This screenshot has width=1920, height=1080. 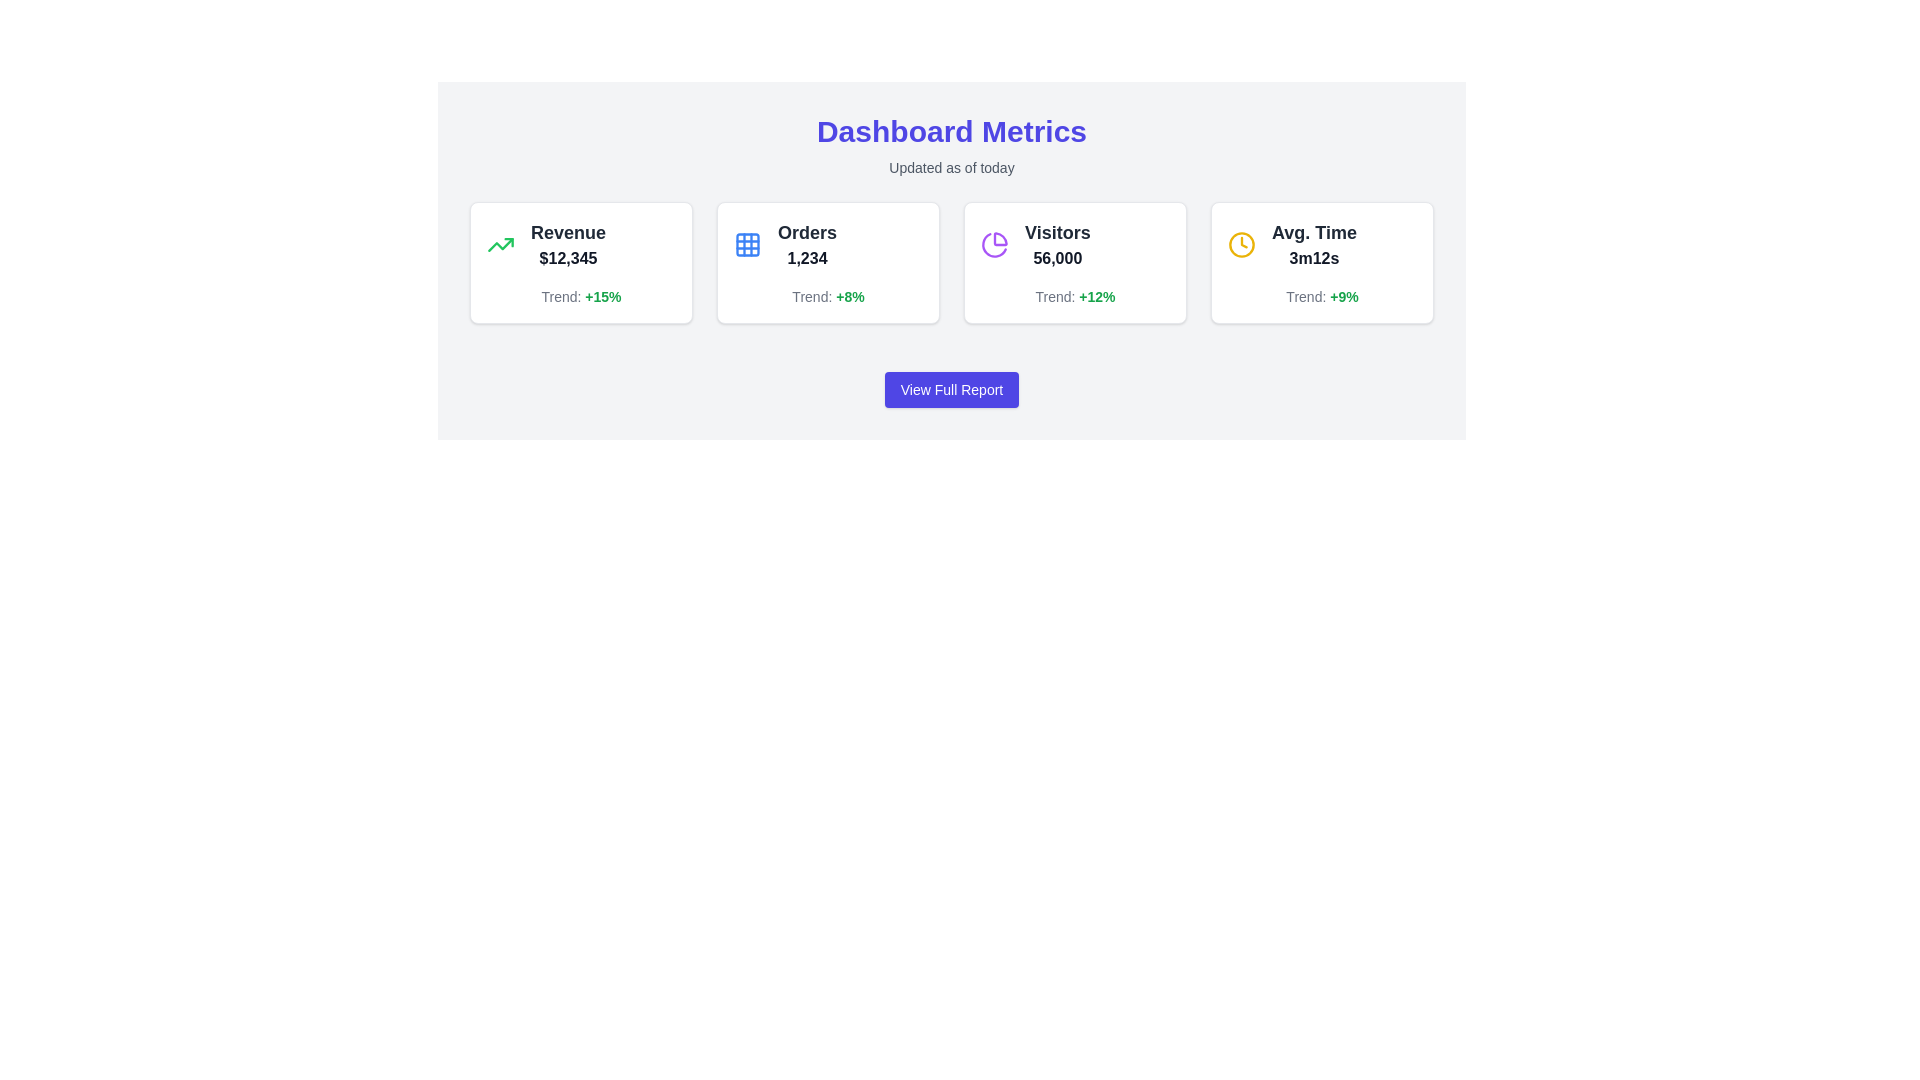 What do you see at coordinates (1056, 257) in the screenshot?
I see `the numeric 'Visitors' count text label located within the third metric card from the left in the dashboard analytics summary` at bounding box center [1056, 257].